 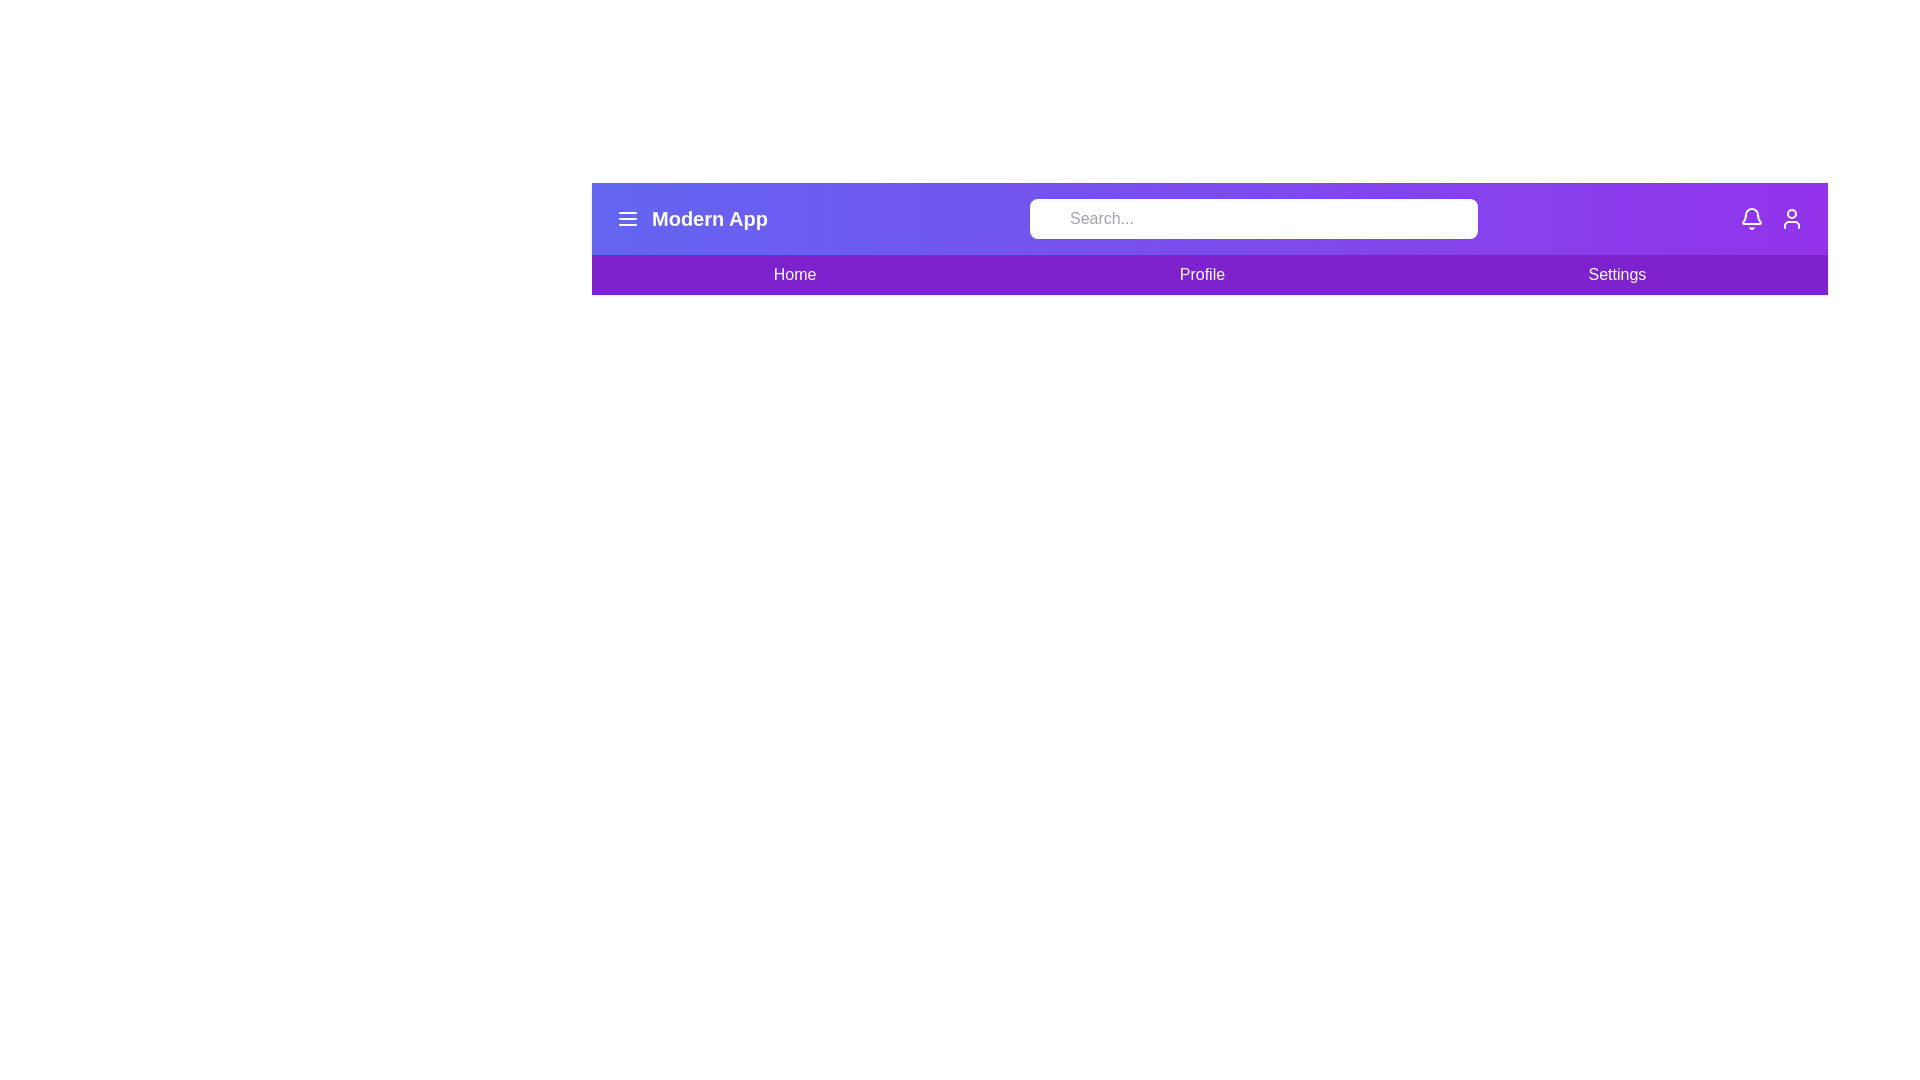 I want to click on the user icon located at the top-right corner of the EnhancedAppBar, so click(x=1791, y=219).